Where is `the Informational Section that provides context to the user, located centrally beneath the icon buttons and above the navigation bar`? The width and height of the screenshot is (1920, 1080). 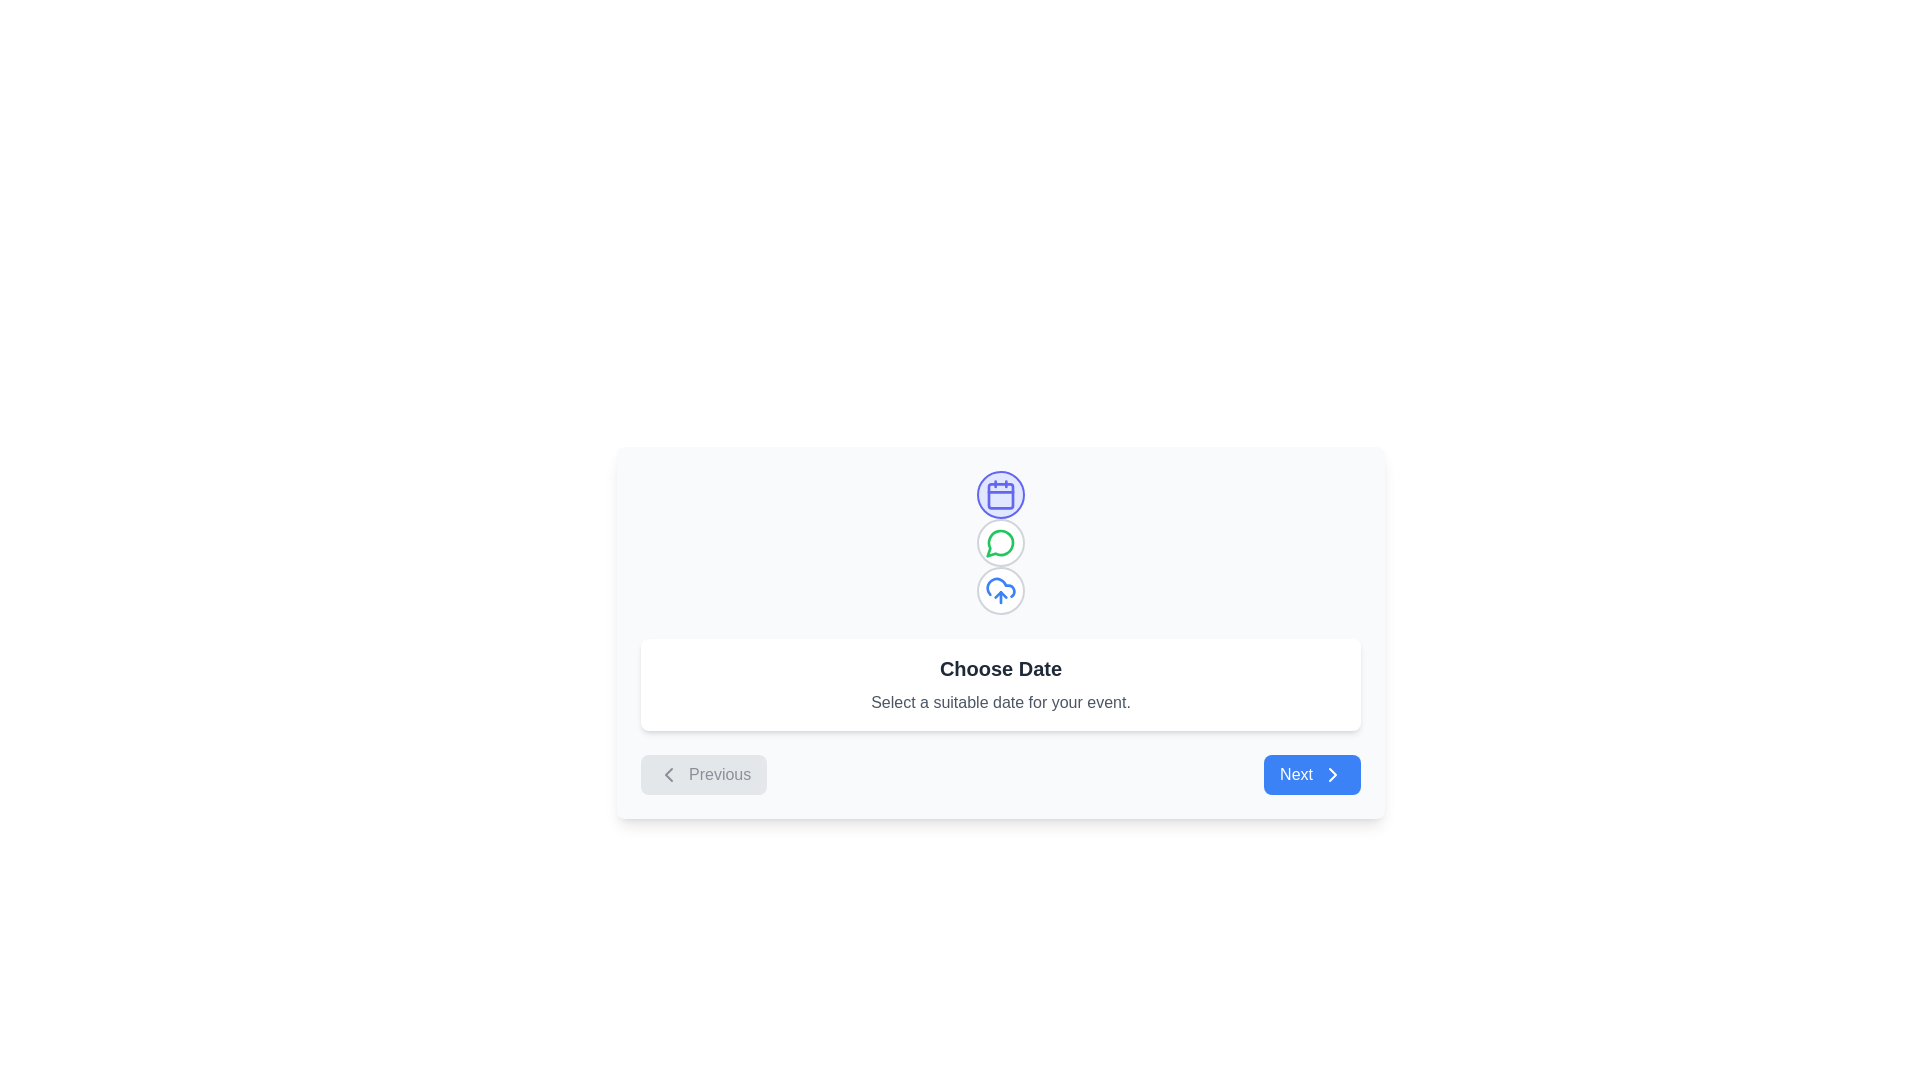 the Informational Section that provides context to the user, located centrally beneath the icon buttons and above the navigation bar is located at coordinates (1001, 684).